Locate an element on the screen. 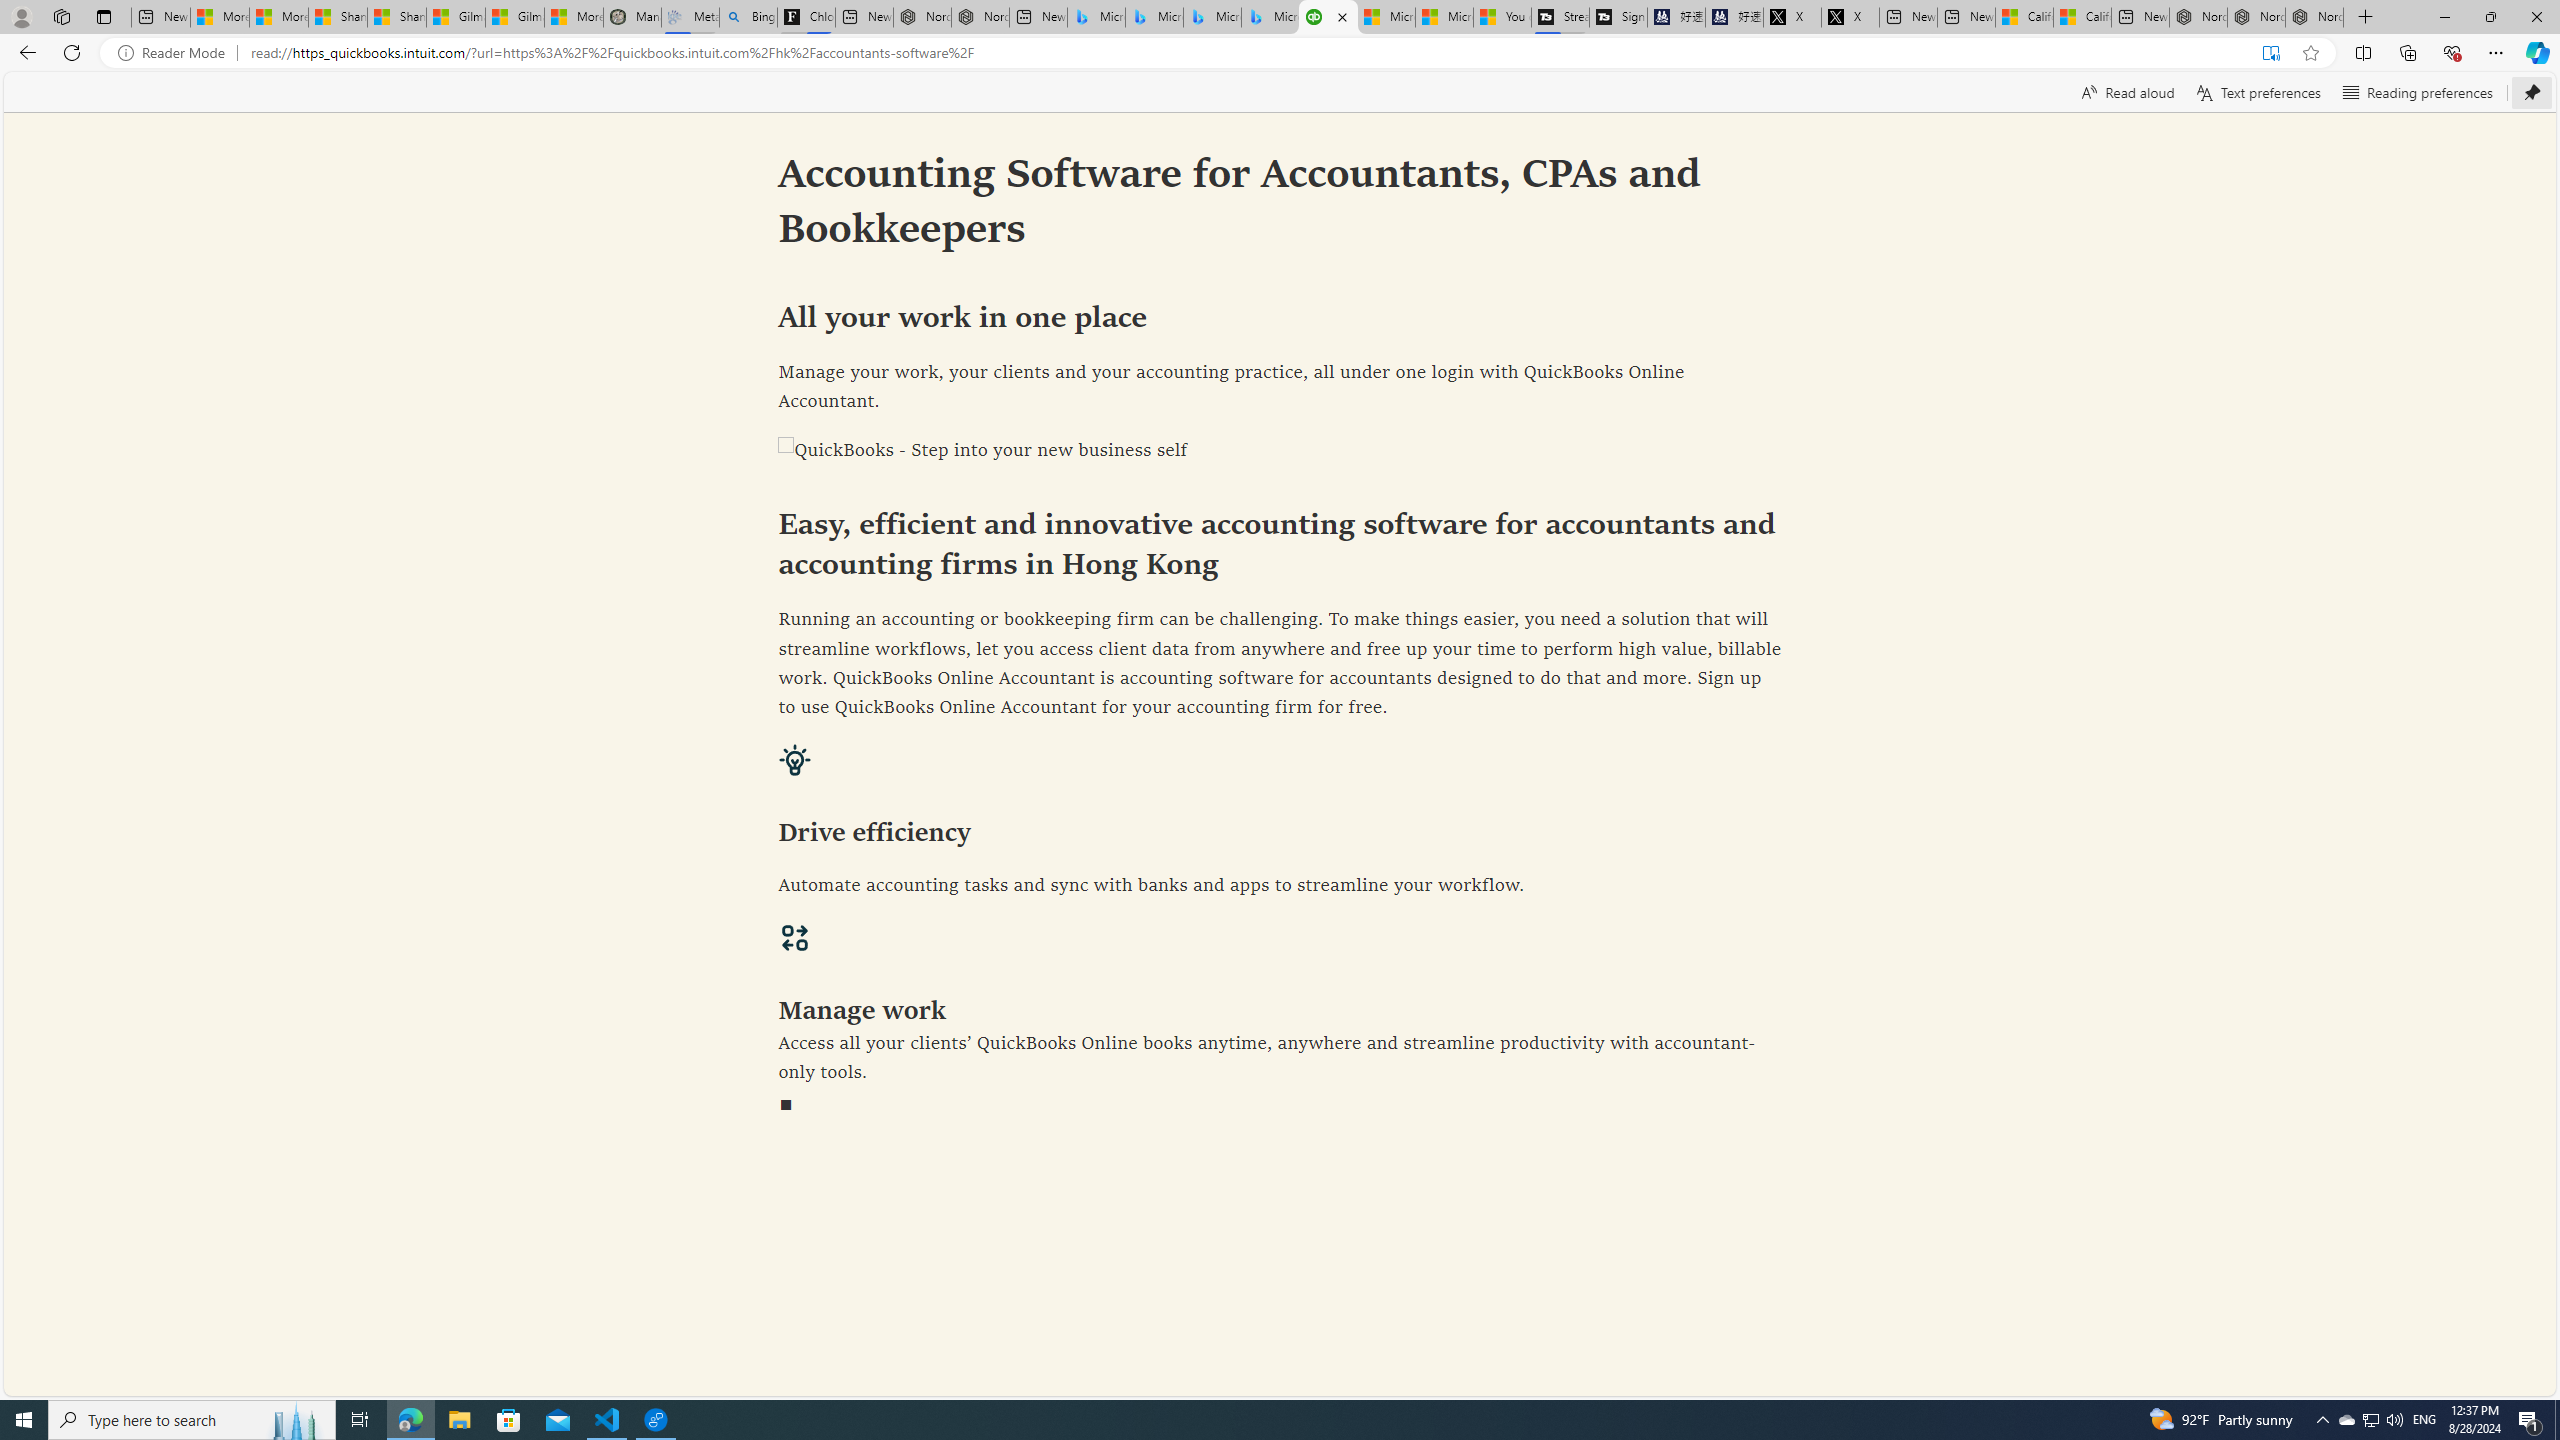 This screenshot has height=1440, width=2560. 'Manatee Mortality Statistics | FWC' is located at coordinates (631, 16).